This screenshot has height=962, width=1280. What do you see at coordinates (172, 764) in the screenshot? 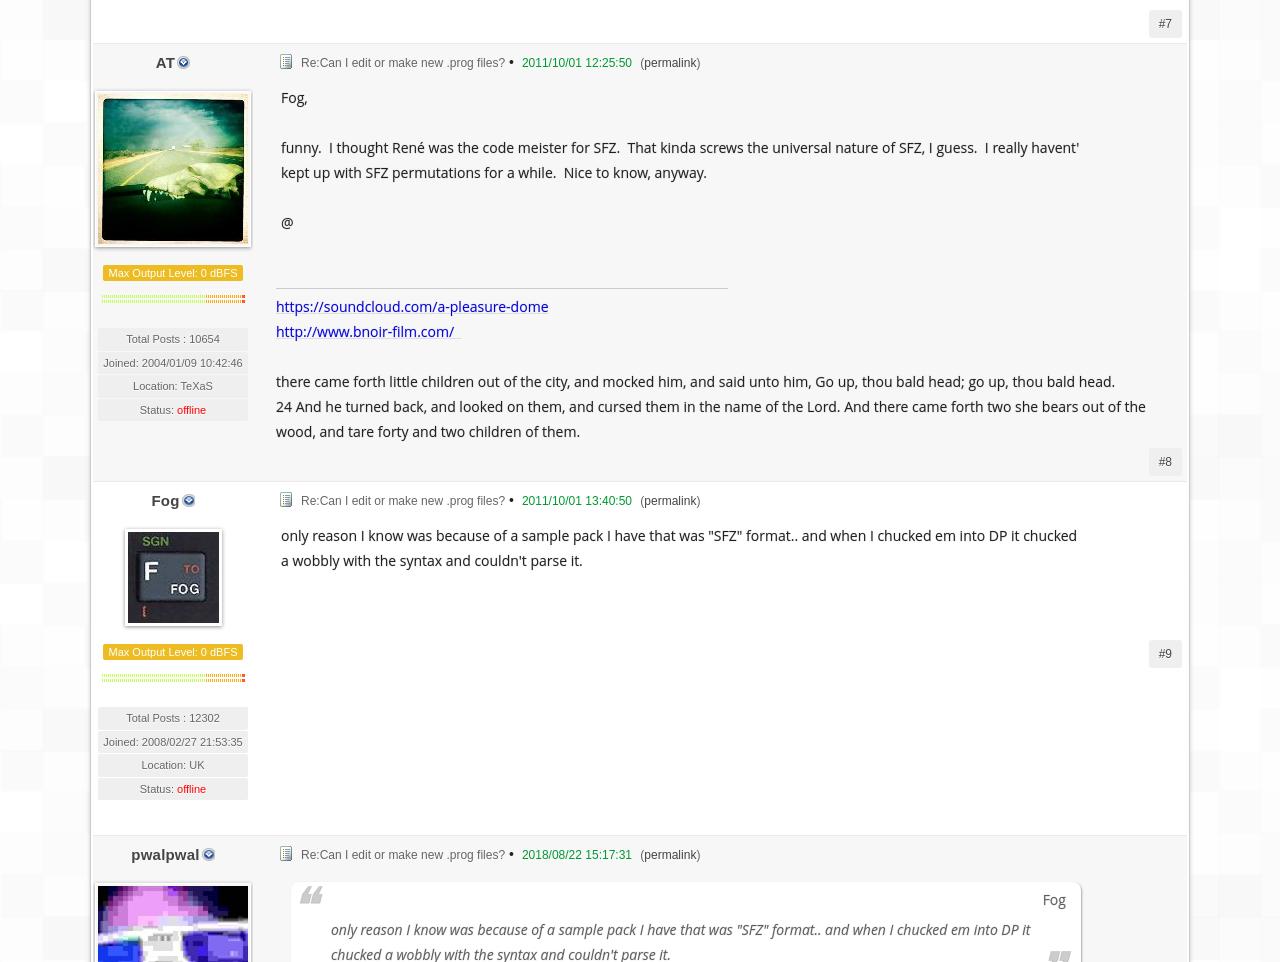
I see `'Location: UK'` at bounding box center [172, 764].